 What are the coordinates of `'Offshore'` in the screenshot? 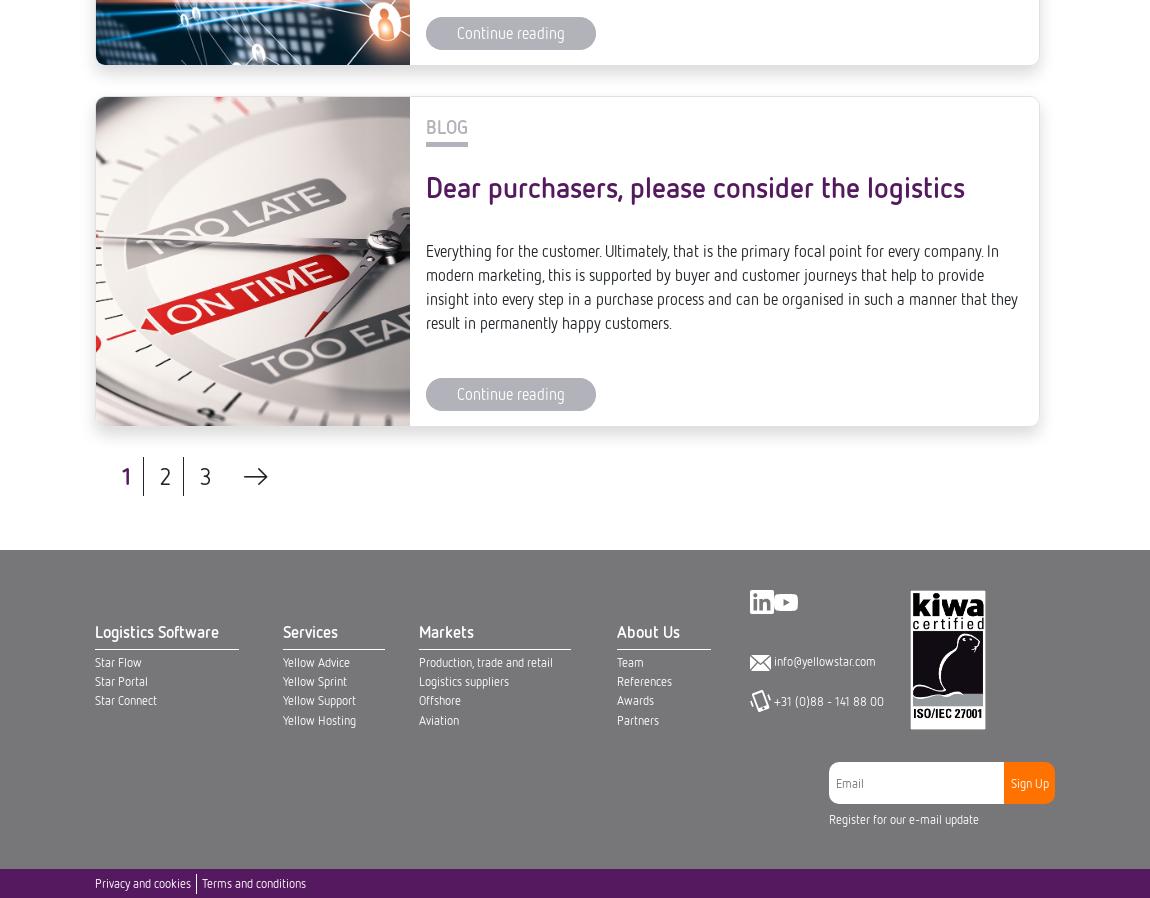 It's located at (439, 21).